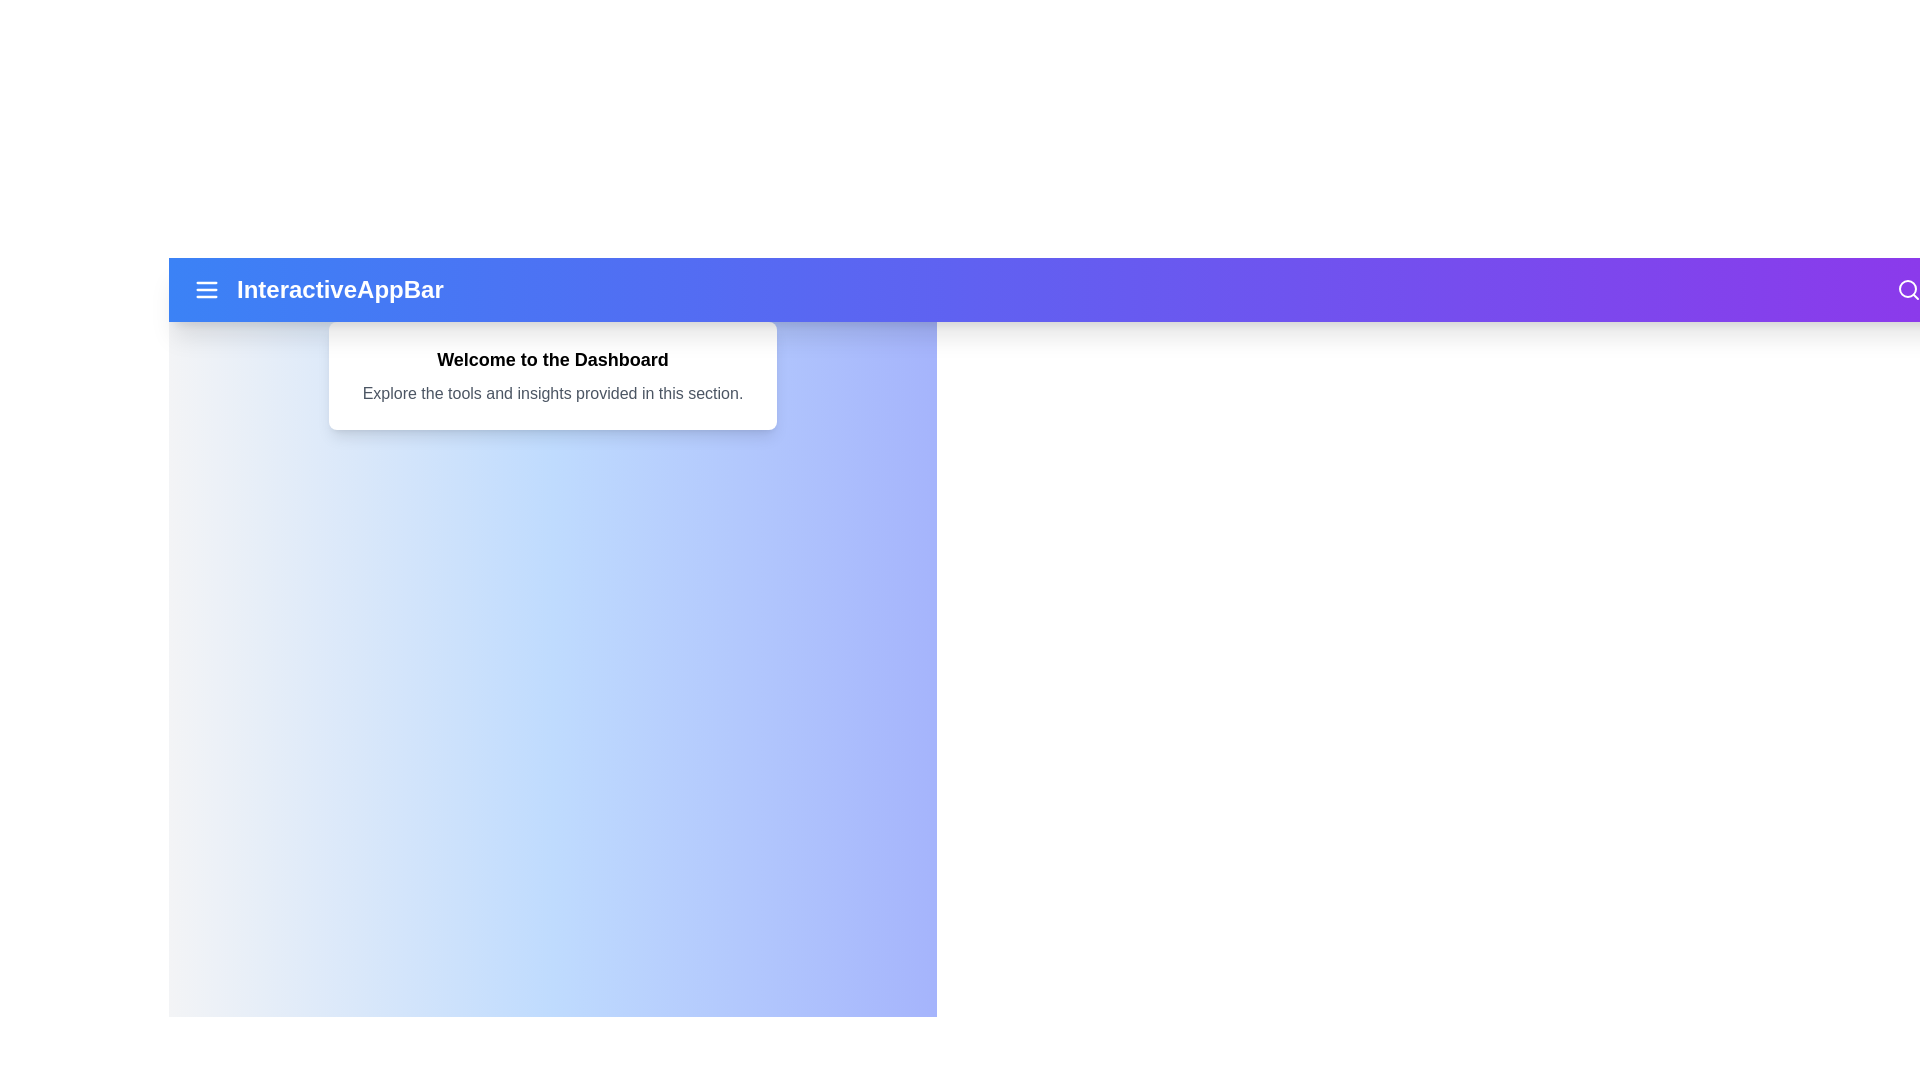  What do you see at coordinates (552, 797) in the screenshot?
I see `the empty space in the background gradient to simulate interaction` at bounding box center [552, 797].